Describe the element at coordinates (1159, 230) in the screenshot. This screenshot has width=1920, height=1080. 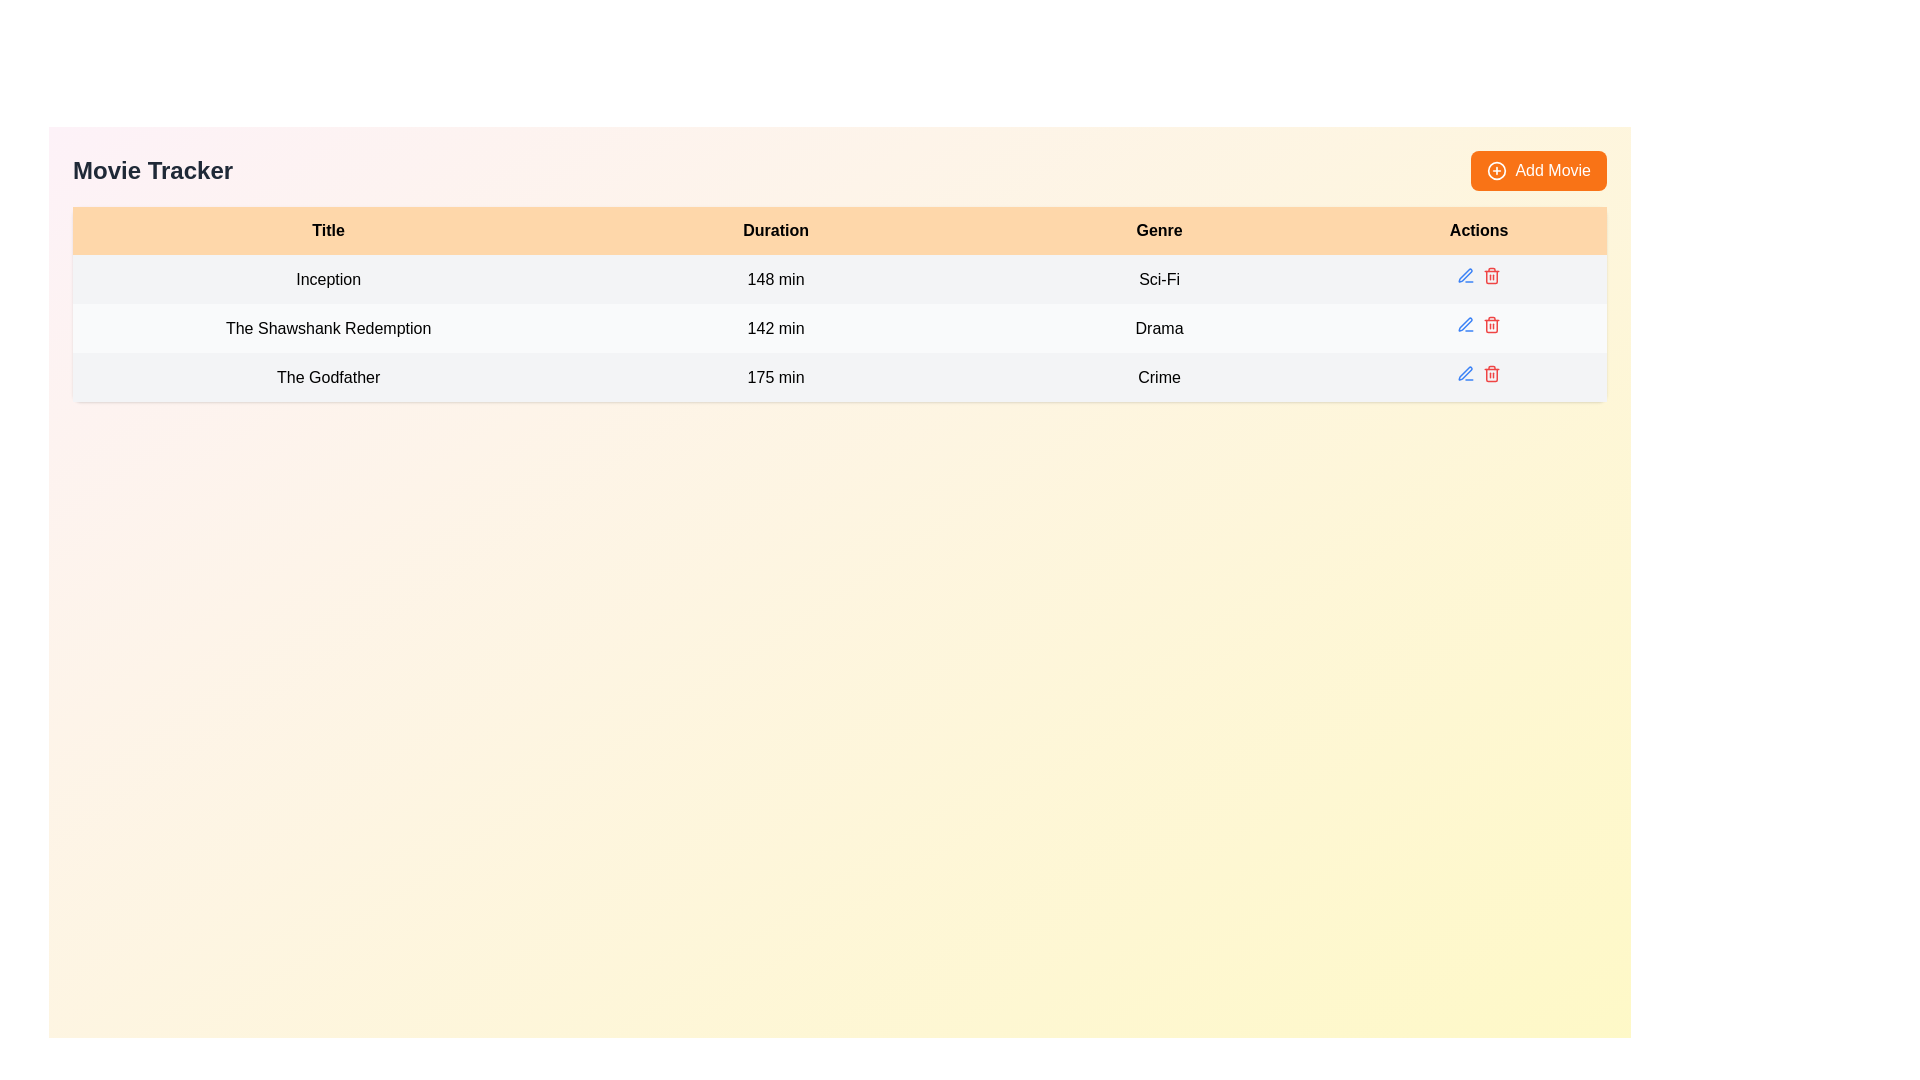
I see `the table header indicating the genre classification of the listed movies, which is positioned as the third column between 'Duration' and 'Actions'` at that location.